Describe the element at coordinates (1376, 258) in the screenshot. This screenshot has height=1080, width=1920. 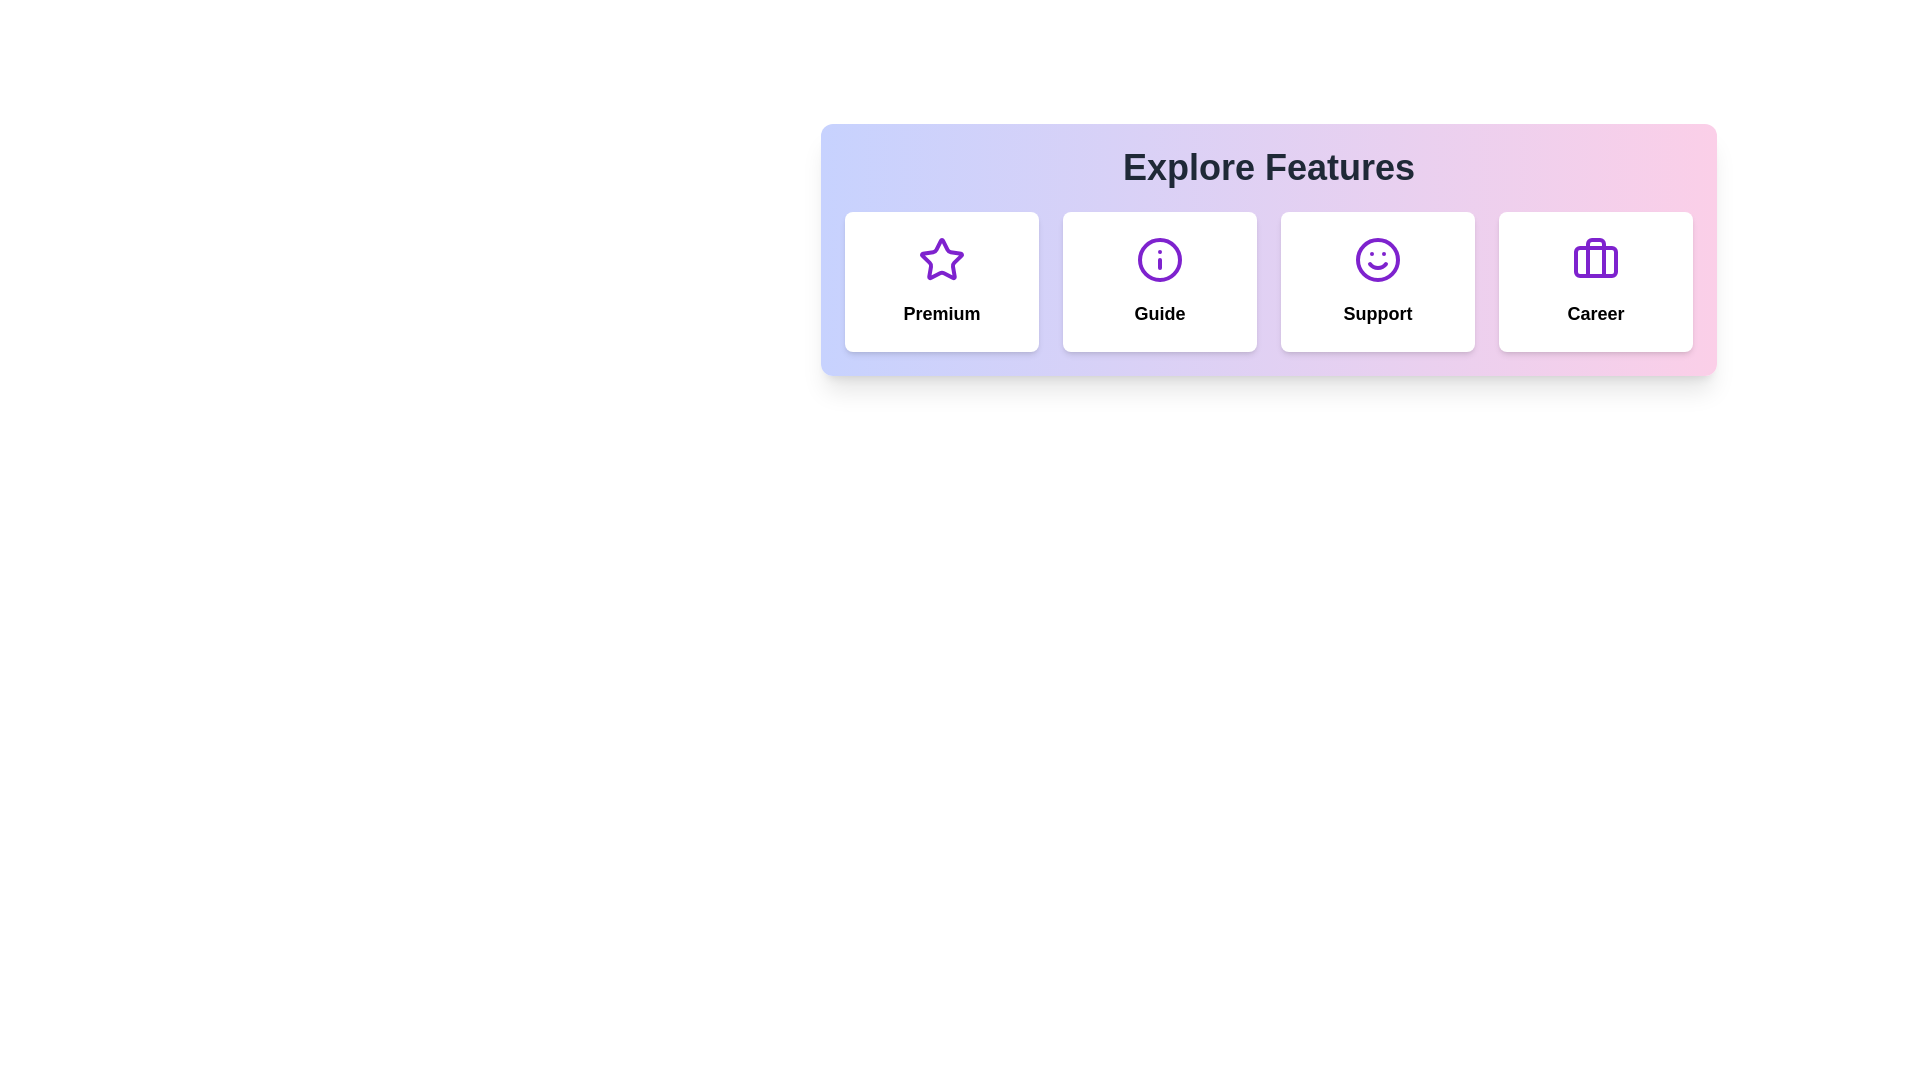
I see `the circular element that represents the core of the smiley face icon in the 'Support' feature within the Explore Features panel` at that location.